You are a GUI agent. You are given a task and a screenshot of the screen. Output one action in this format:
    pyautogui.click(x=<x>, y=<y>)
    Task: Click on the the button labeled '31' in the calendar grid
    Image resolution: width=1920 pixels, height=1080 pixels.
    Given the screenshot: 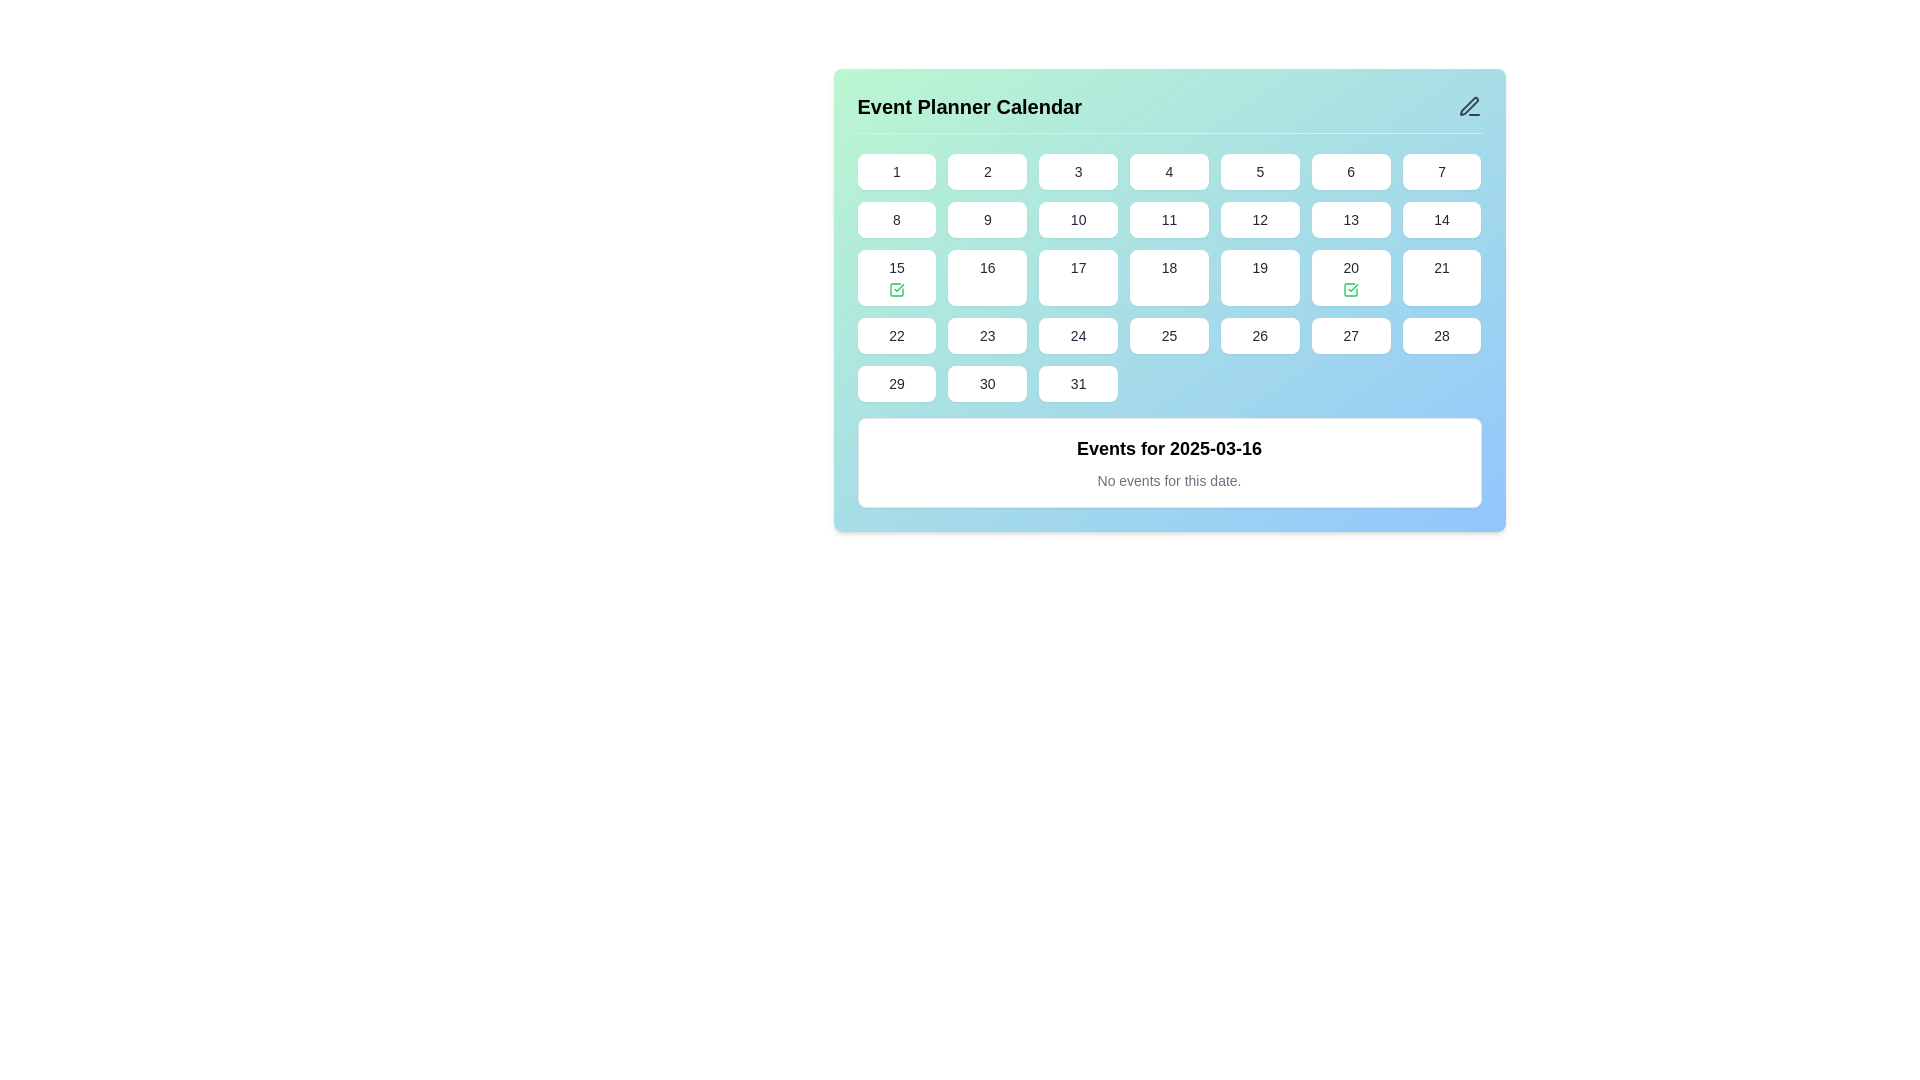 What is the action you would take?
    pyautogui.click(x=1077, y=384)
    